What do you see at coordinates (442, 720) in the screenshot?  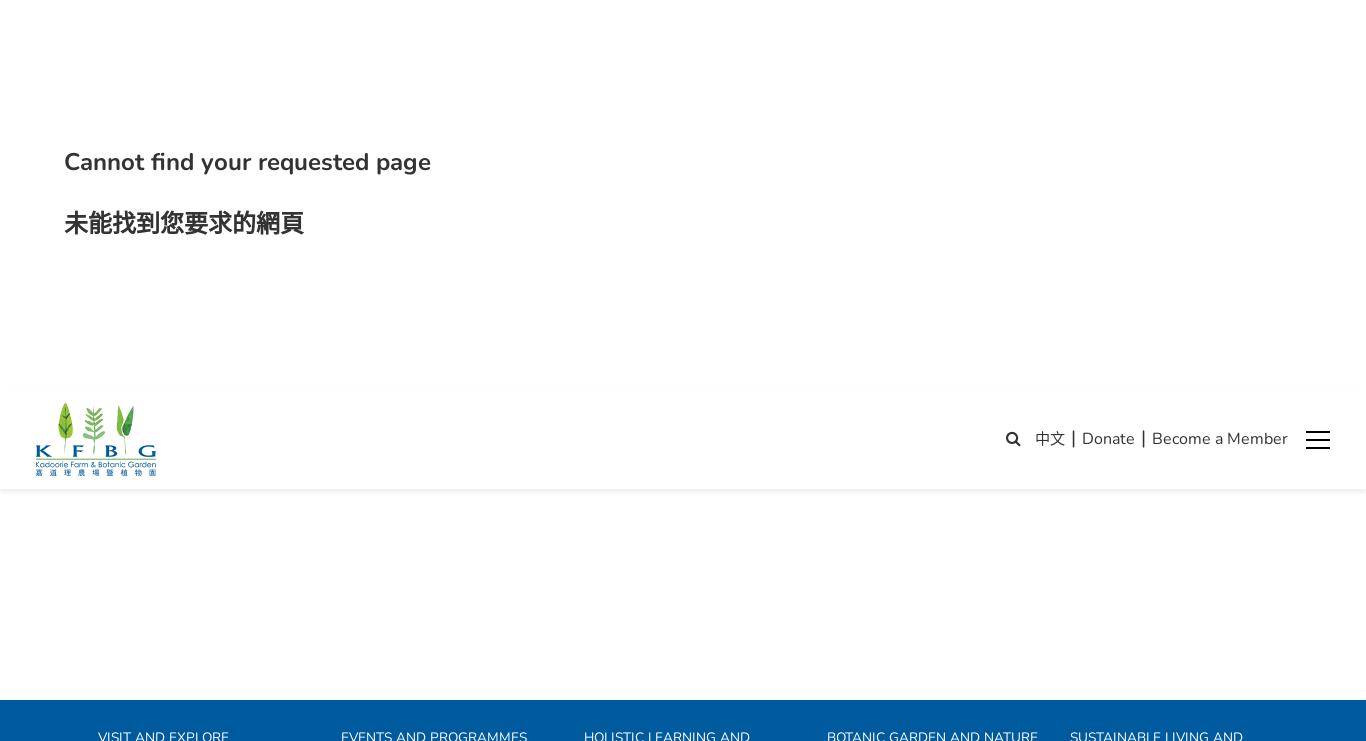 I see `'Wild Animal Rescue Centre (WARC)'` at bounding box center [442, 720].